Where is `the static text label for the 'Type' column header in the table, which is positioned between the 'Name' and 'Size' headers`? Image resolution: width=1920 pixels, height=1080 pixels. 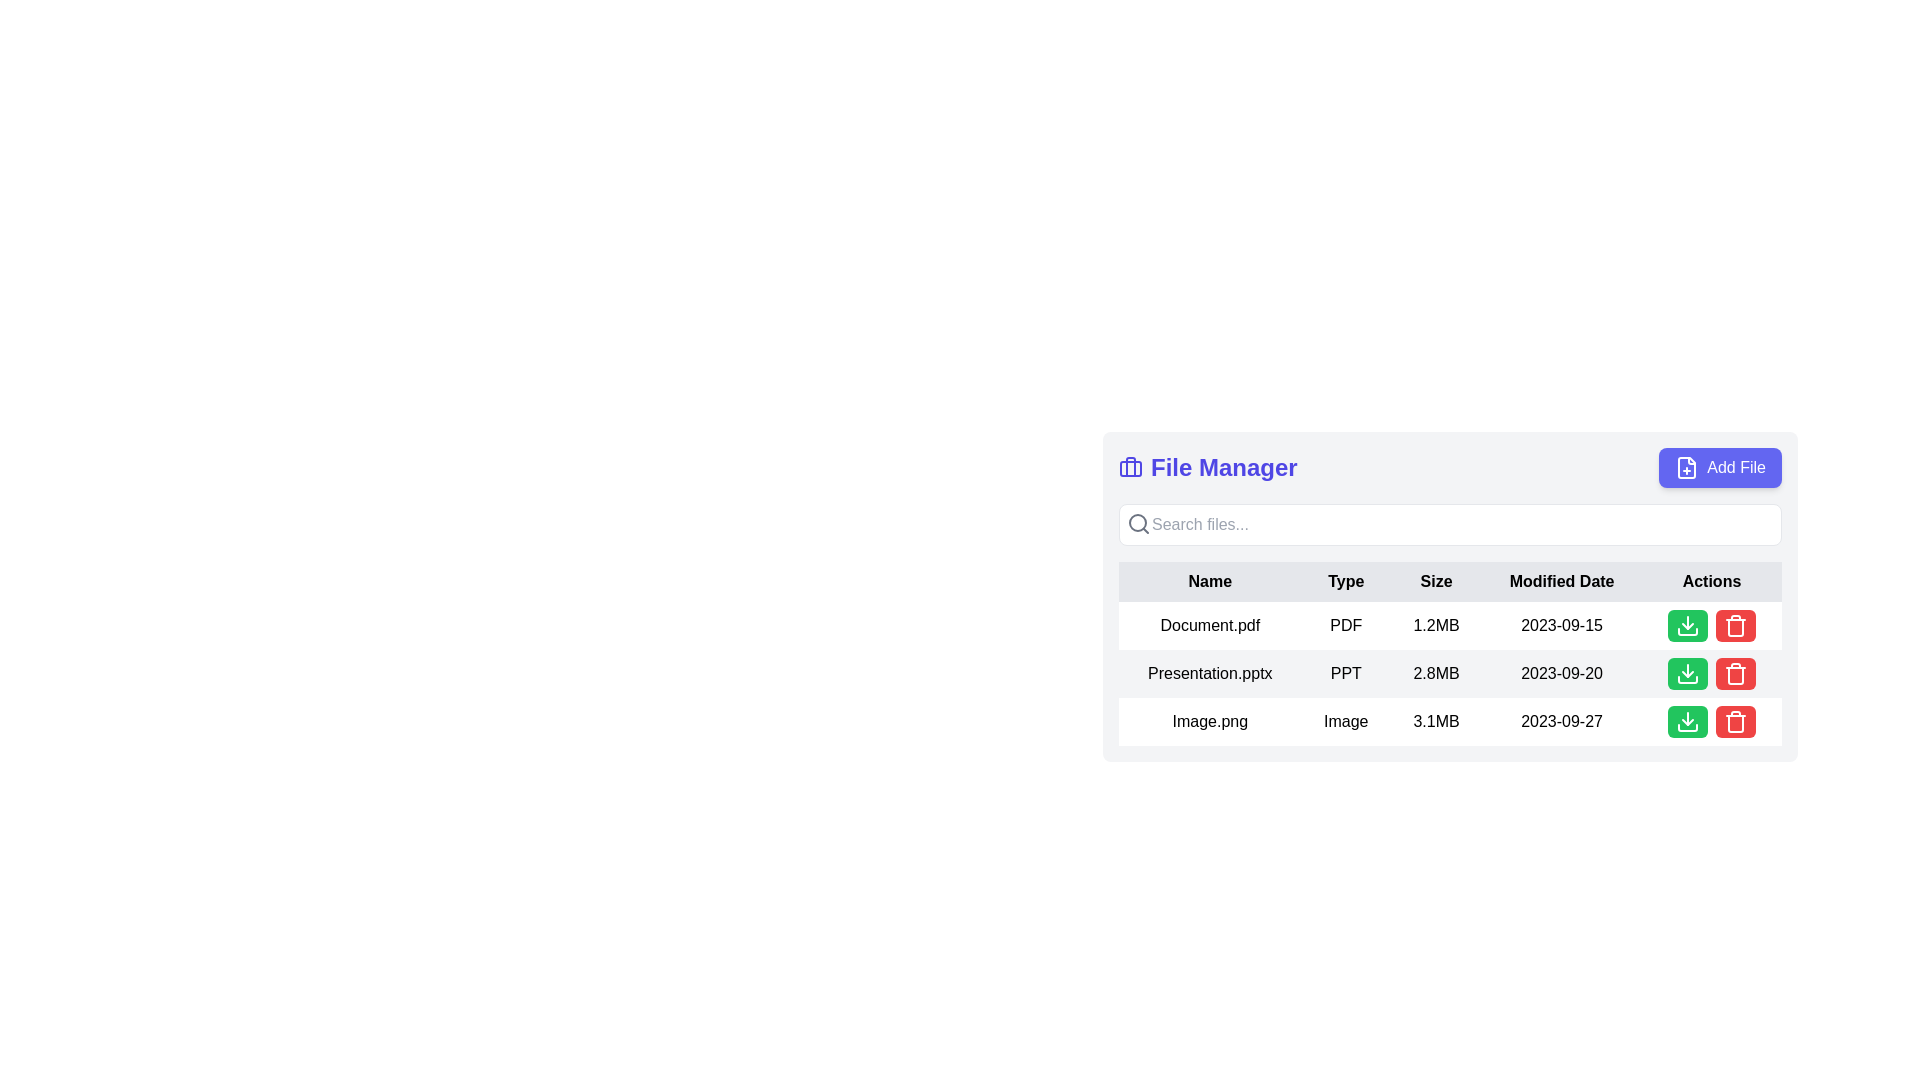
the static text label for the 'Type' column header in the table, which is positioned between the 'Name' and 'Size' headers is located at coordinates (1346, 582).